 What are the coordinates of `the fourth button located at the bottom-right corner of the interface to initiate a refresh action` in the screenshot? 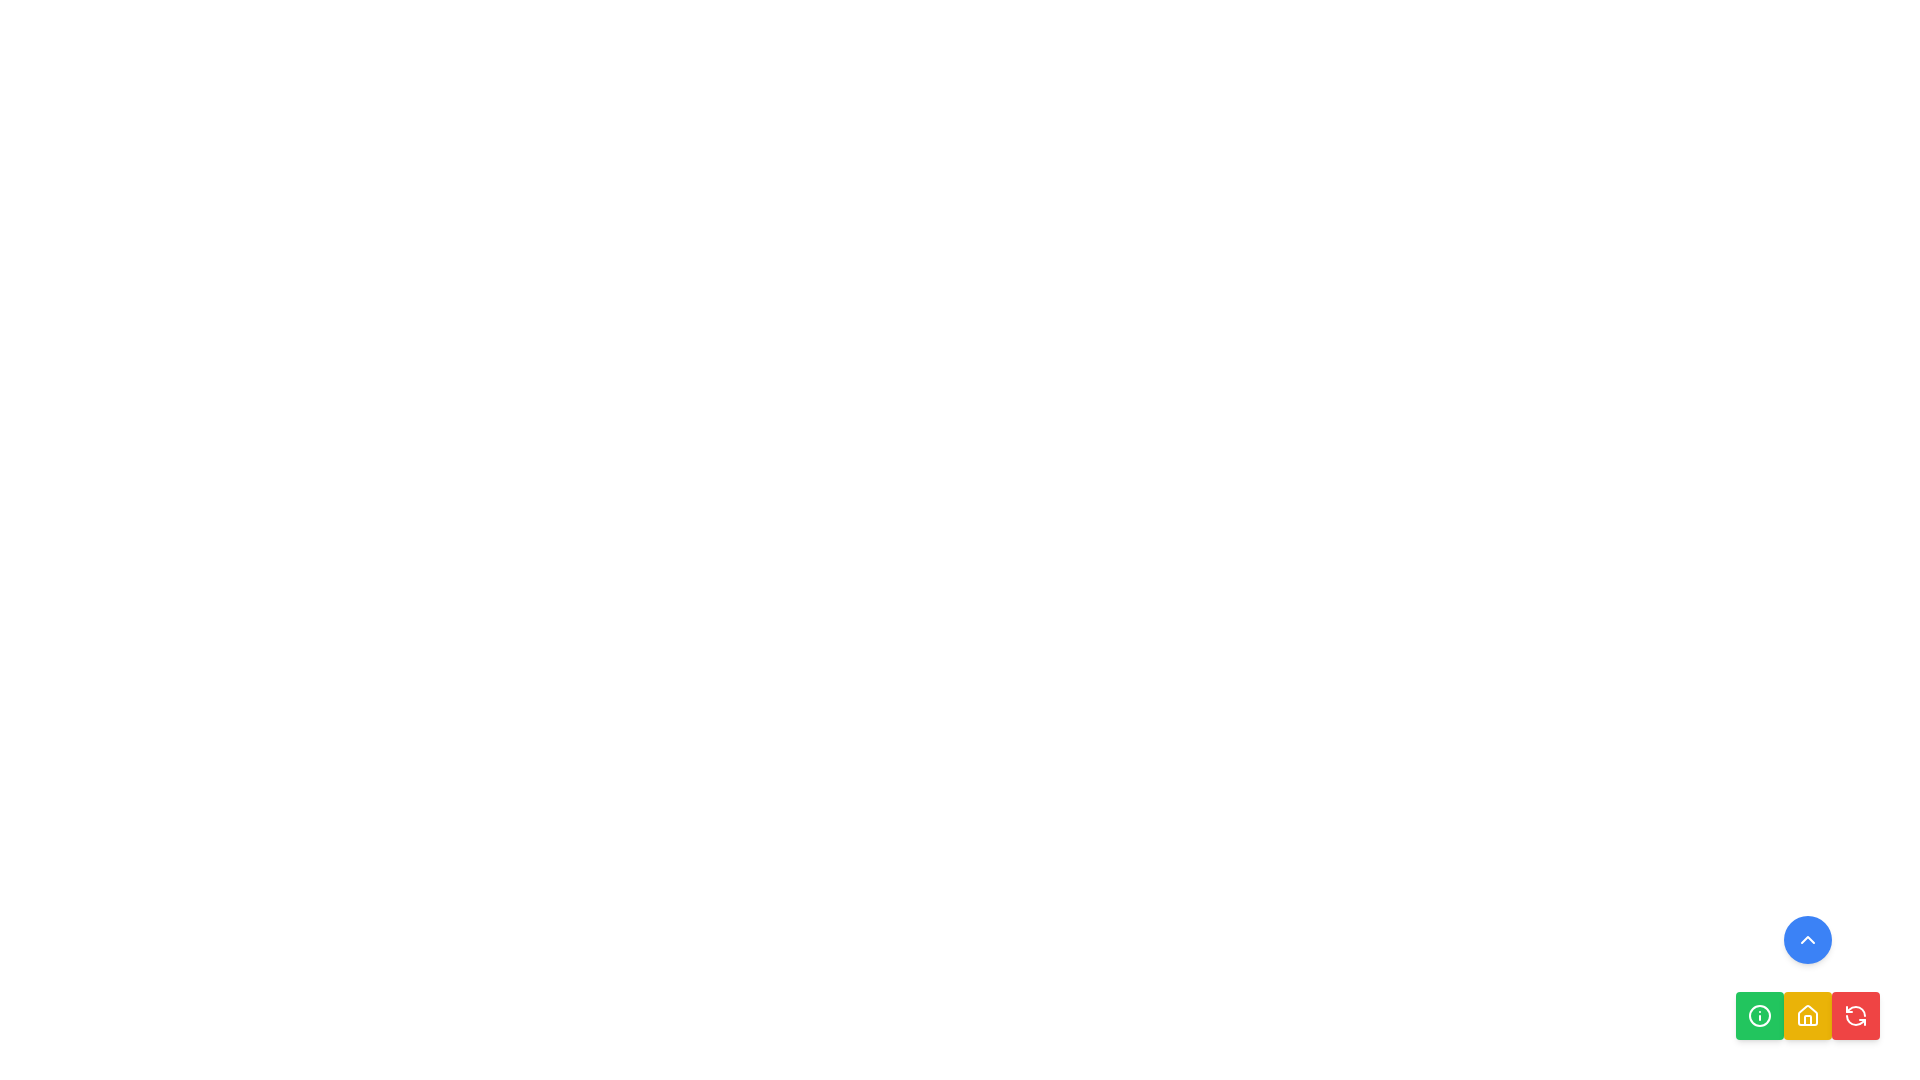 It's located at (1855, 1015).